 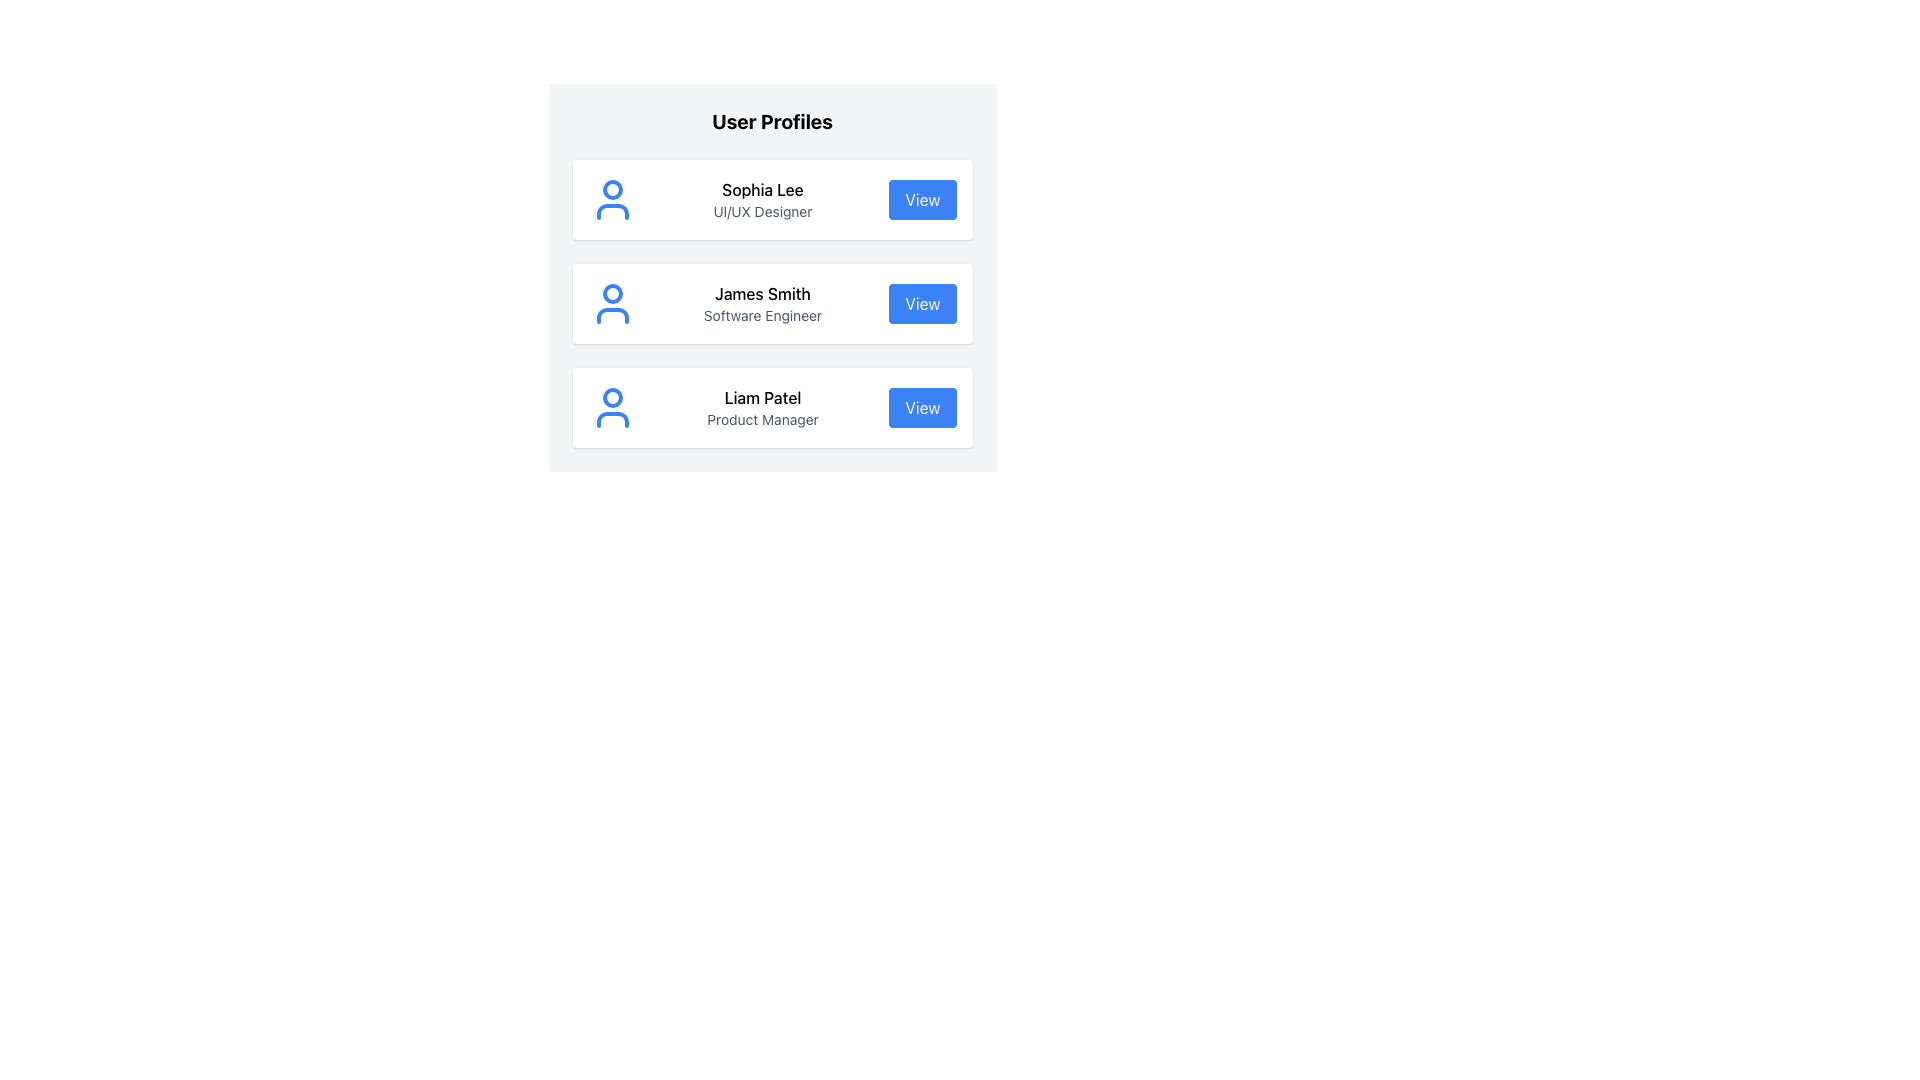 What do you see at coordinates (611, 419) in the screenshot?
I see `the curved line forming a semi-circle at the lower portion of the user profile icon representing 'Liam Patel'` at bounding box center [611, 419].